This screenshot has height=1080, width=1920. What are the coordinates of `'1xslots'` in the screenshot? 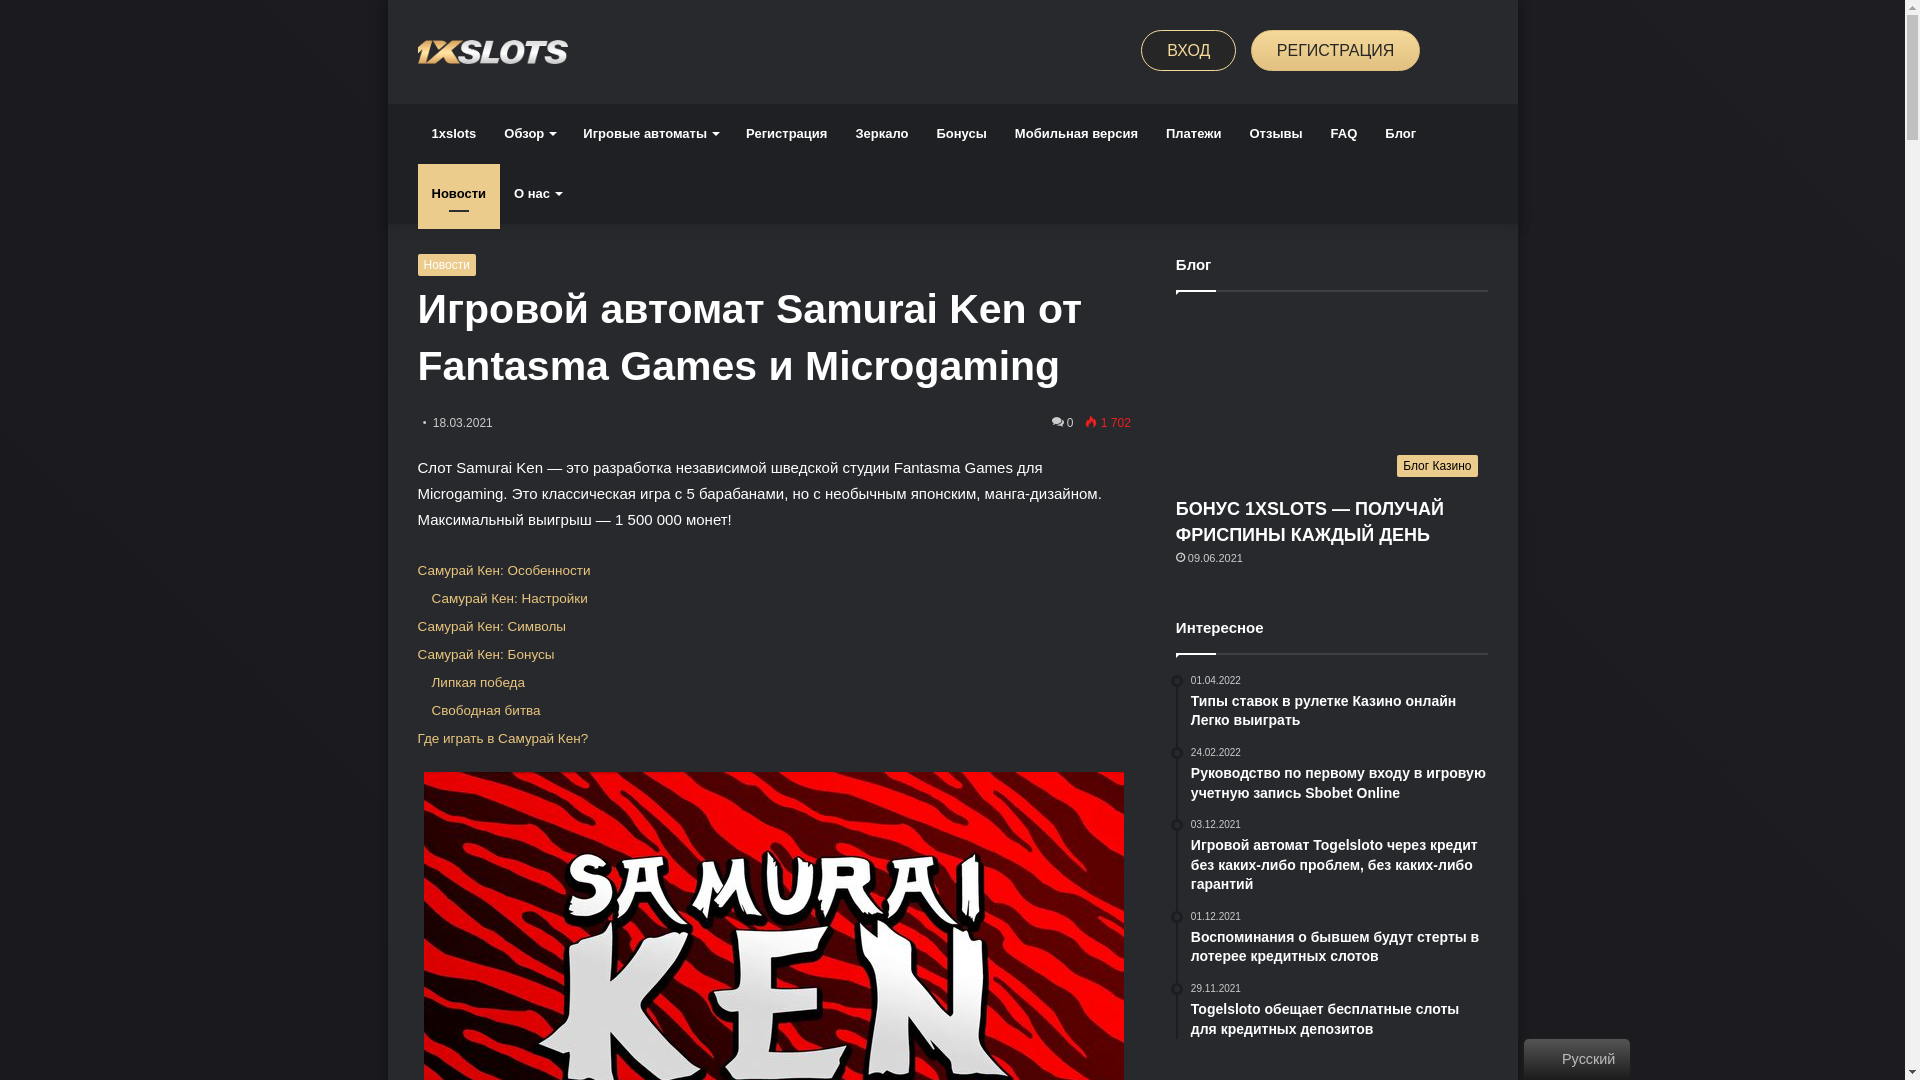 It's located at (453, 134).